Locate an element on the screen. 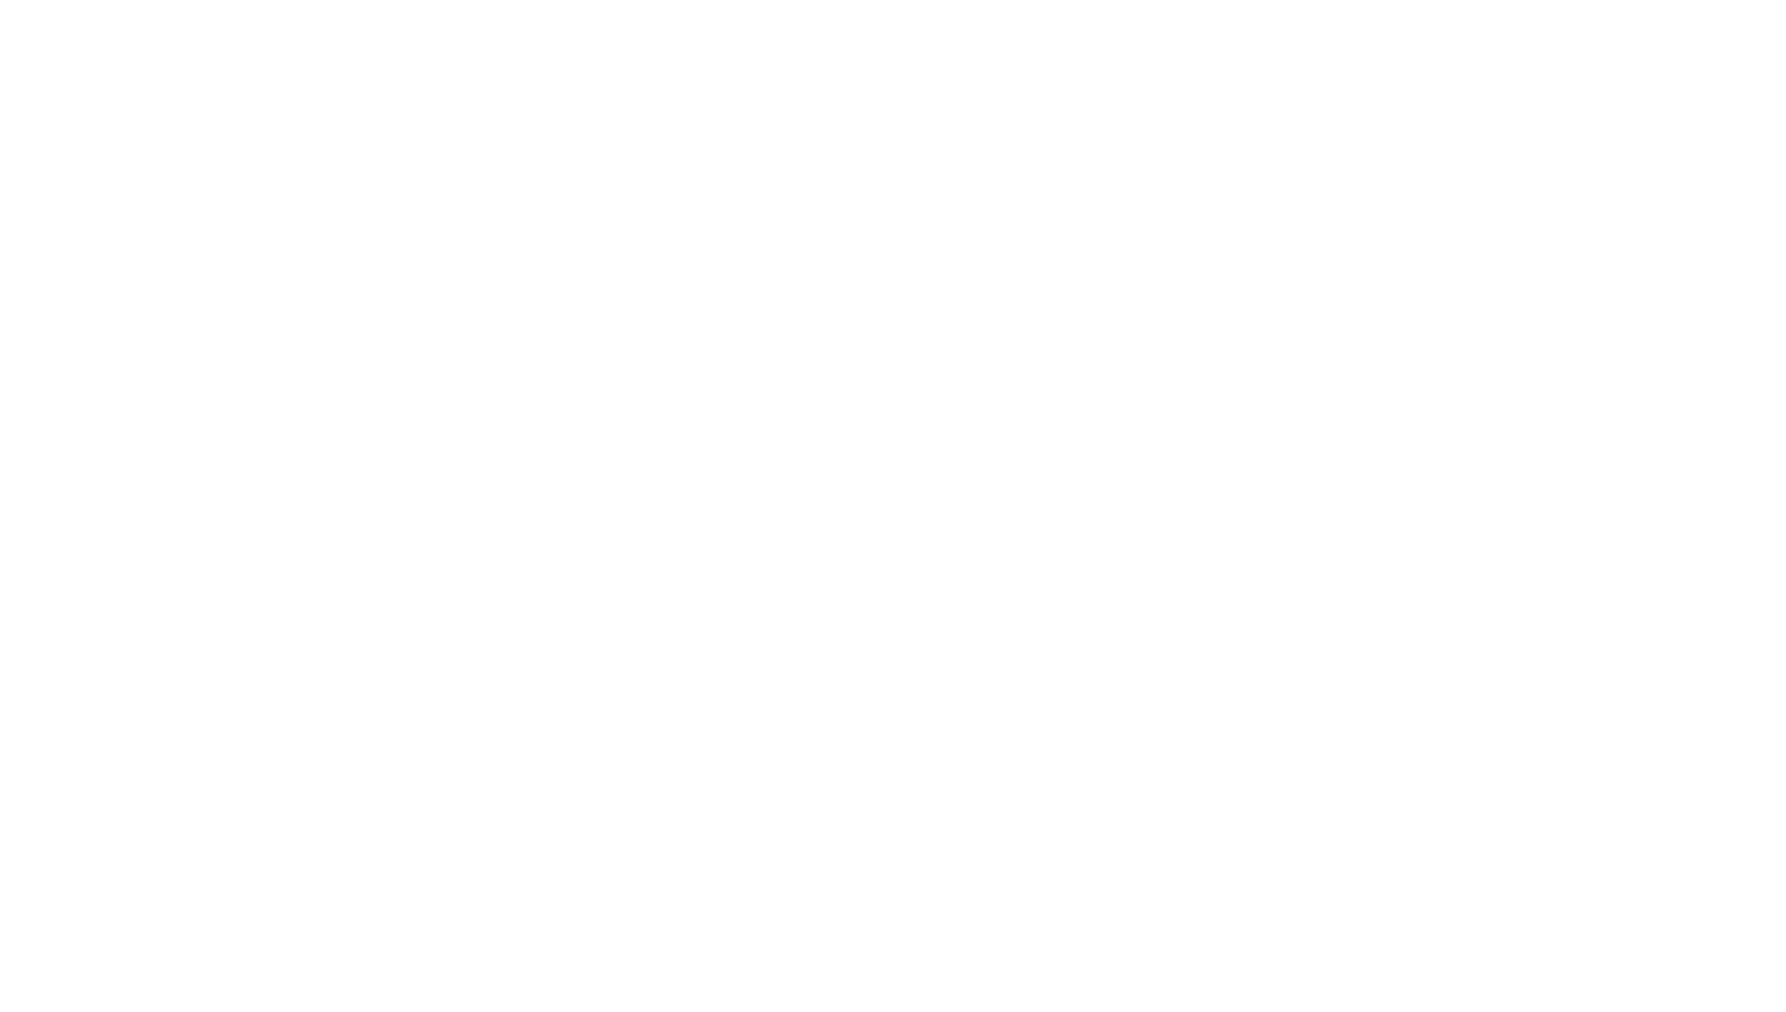 This screenshot has width=1786, height=1012. 'Work Pro Unveils Arena Series Loudspeakers' is located at coordinates (765, 761).